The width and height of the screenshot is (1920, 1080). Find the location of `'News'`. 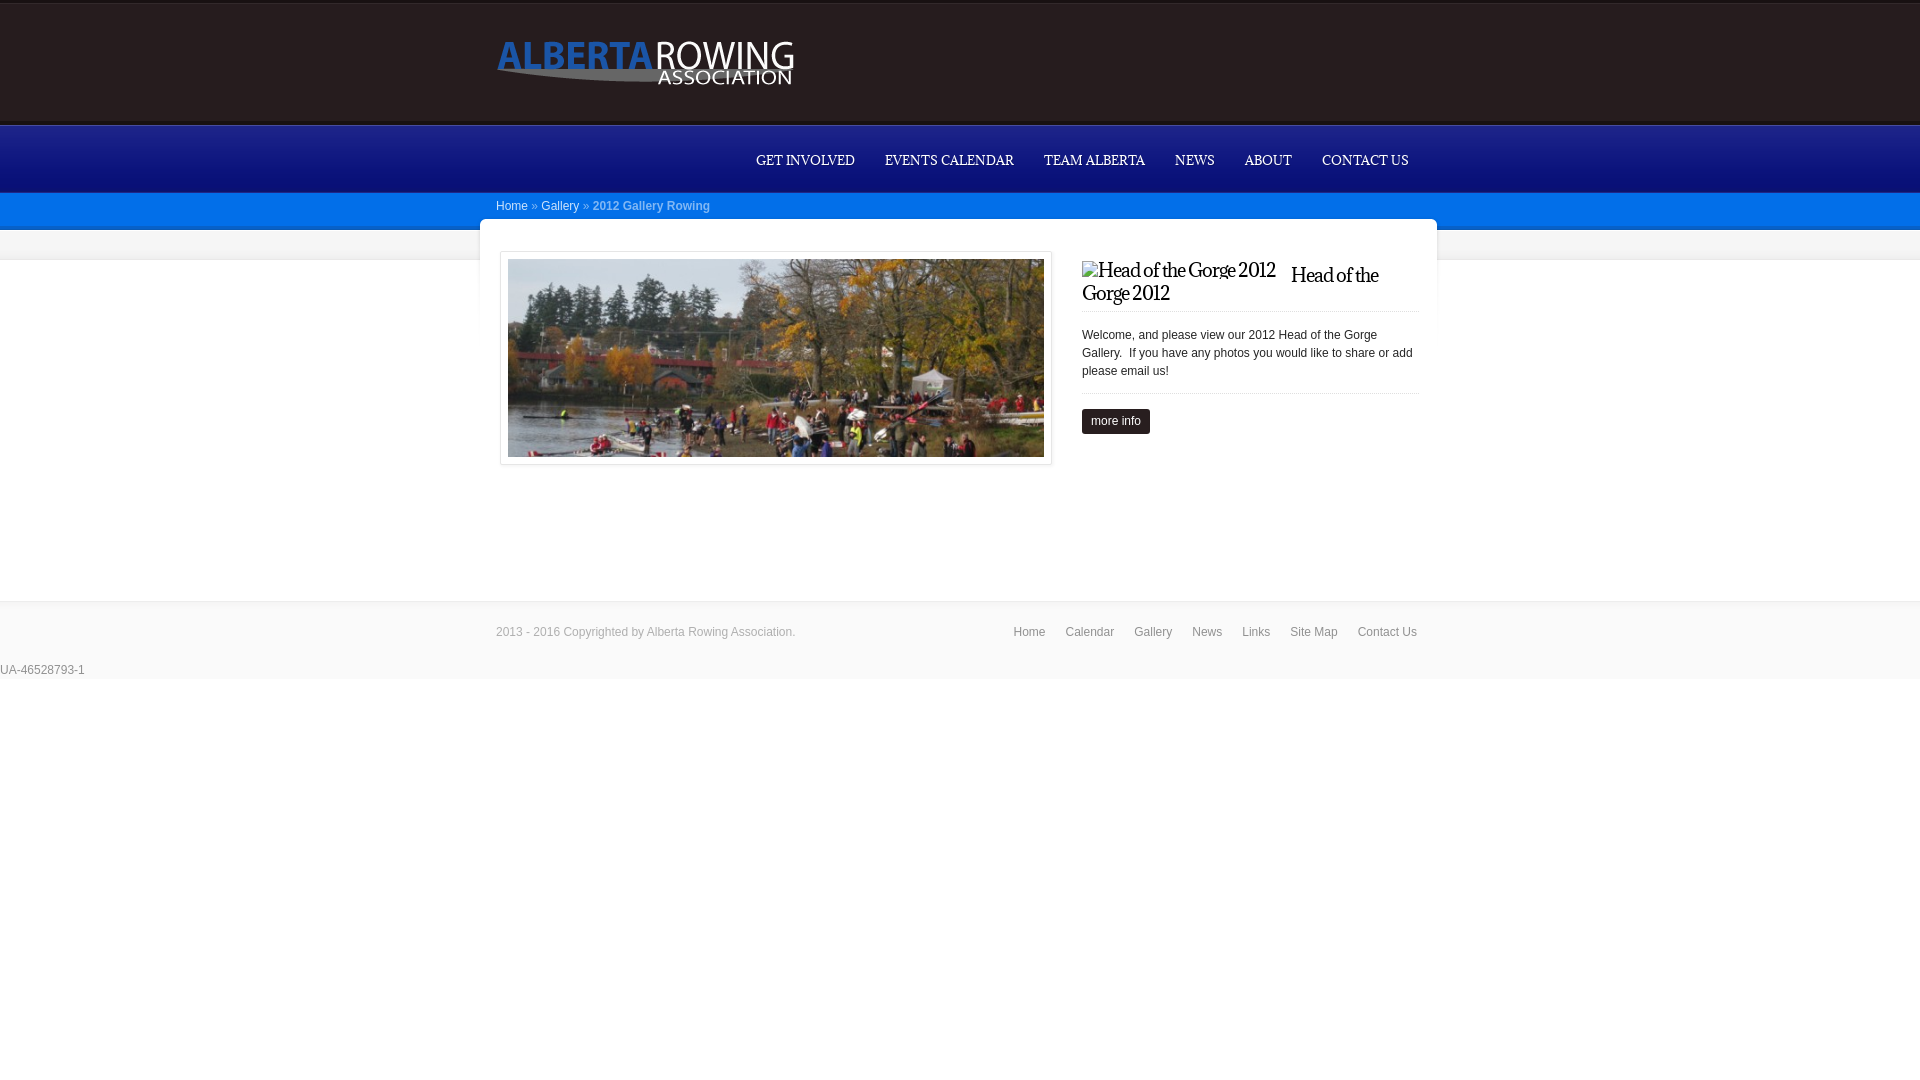

'News' is located at coordinates (1205, 631).